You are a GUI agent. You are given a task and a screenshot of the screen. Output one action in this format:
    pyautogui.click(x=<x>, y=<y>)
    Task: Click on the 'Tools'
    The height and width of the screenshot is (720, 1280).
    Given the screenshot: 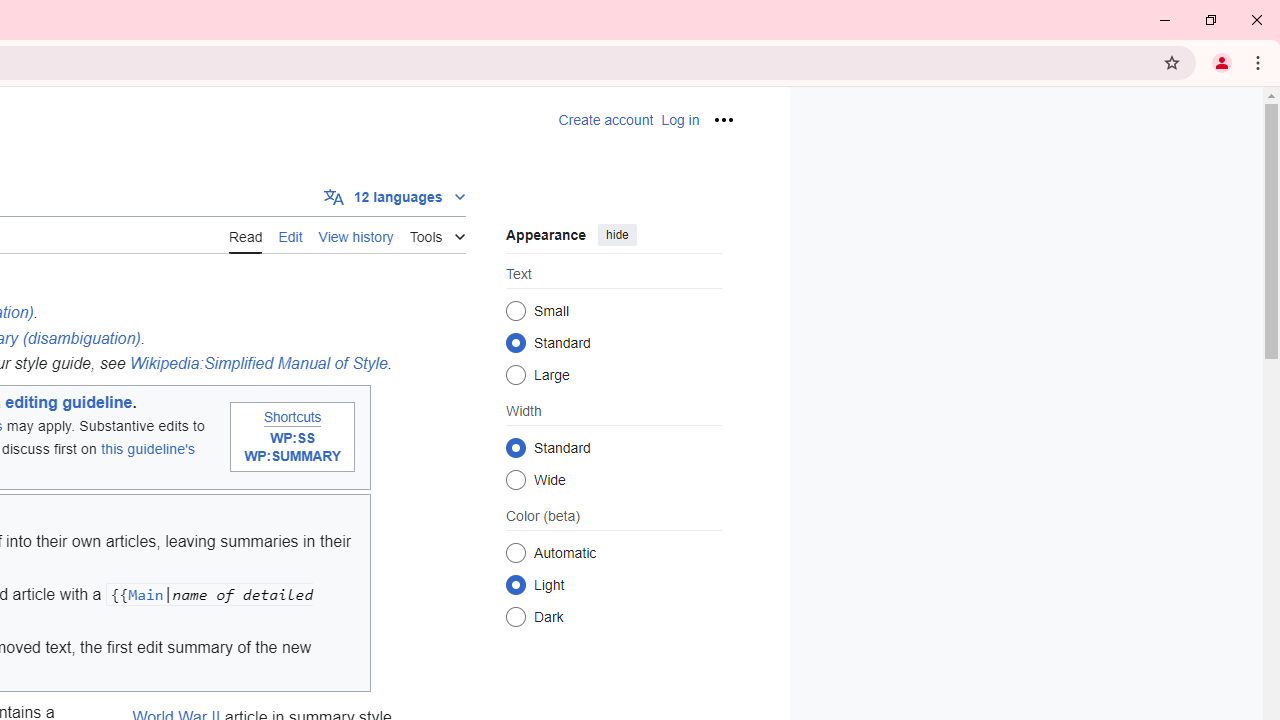 What is the action you would take?
    pyautogui.click(x=436, y=232)
    